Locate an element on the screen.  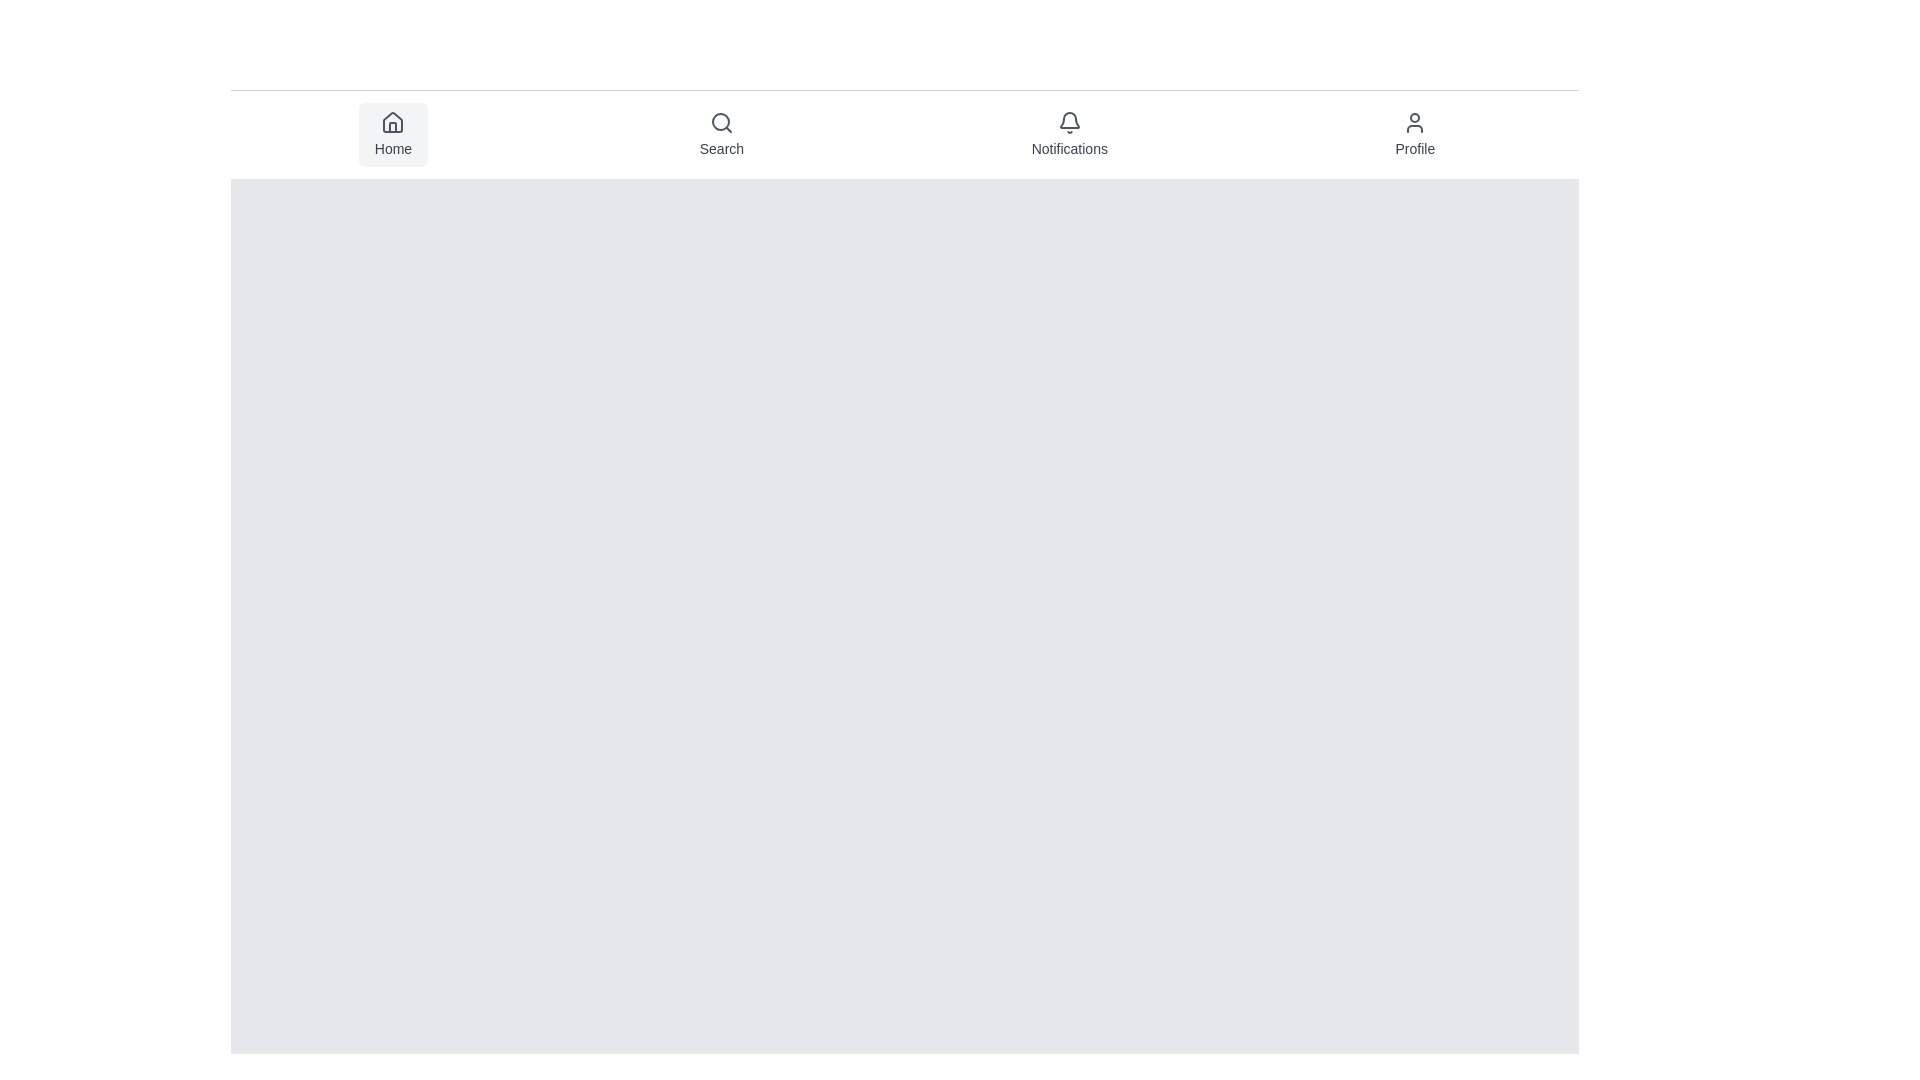
text label displaying 'Home' located within the navigation bar, which is styled with a smaller font size and gray color is located at coordinates (393, 148).